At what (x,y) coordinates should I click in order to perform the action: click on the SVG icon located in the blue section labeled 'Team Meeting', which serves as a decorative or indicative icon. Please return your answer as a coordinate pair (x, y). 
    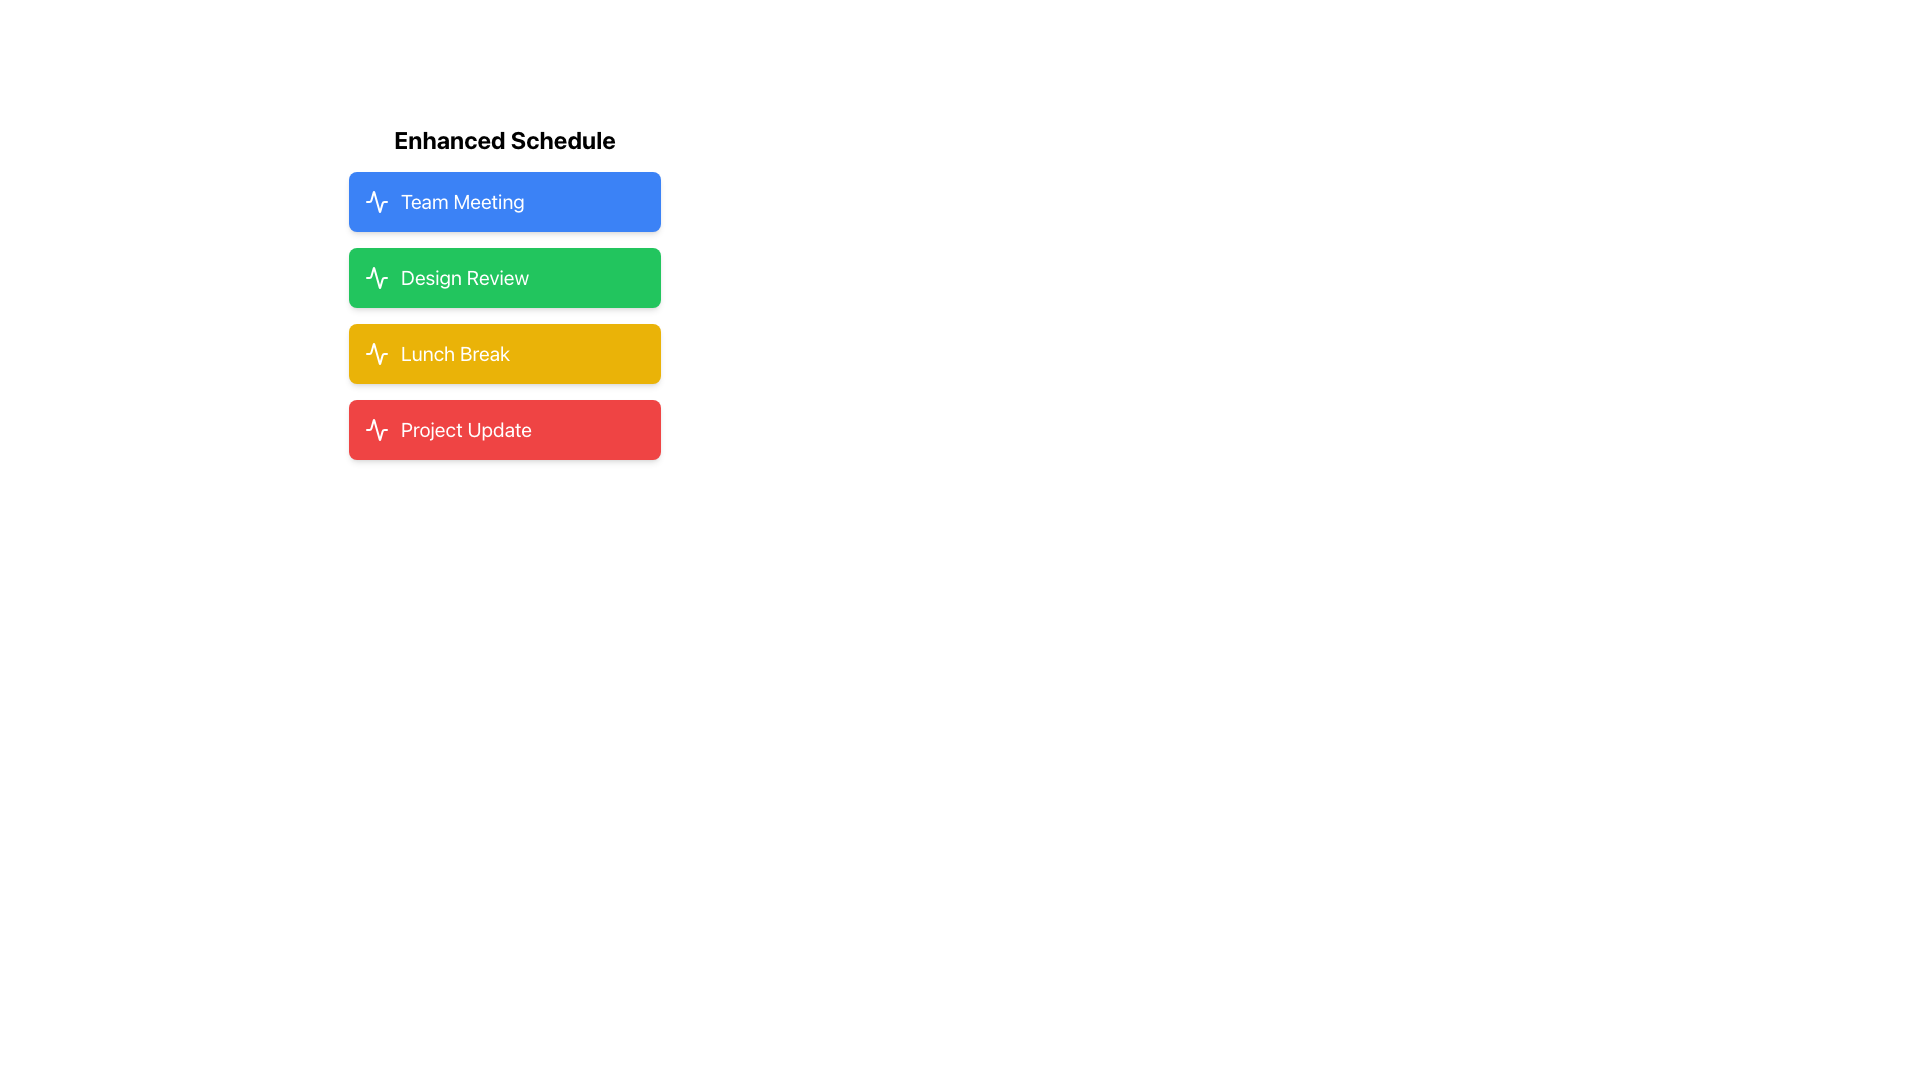
    Looking at the image, I should click on (377, 201).